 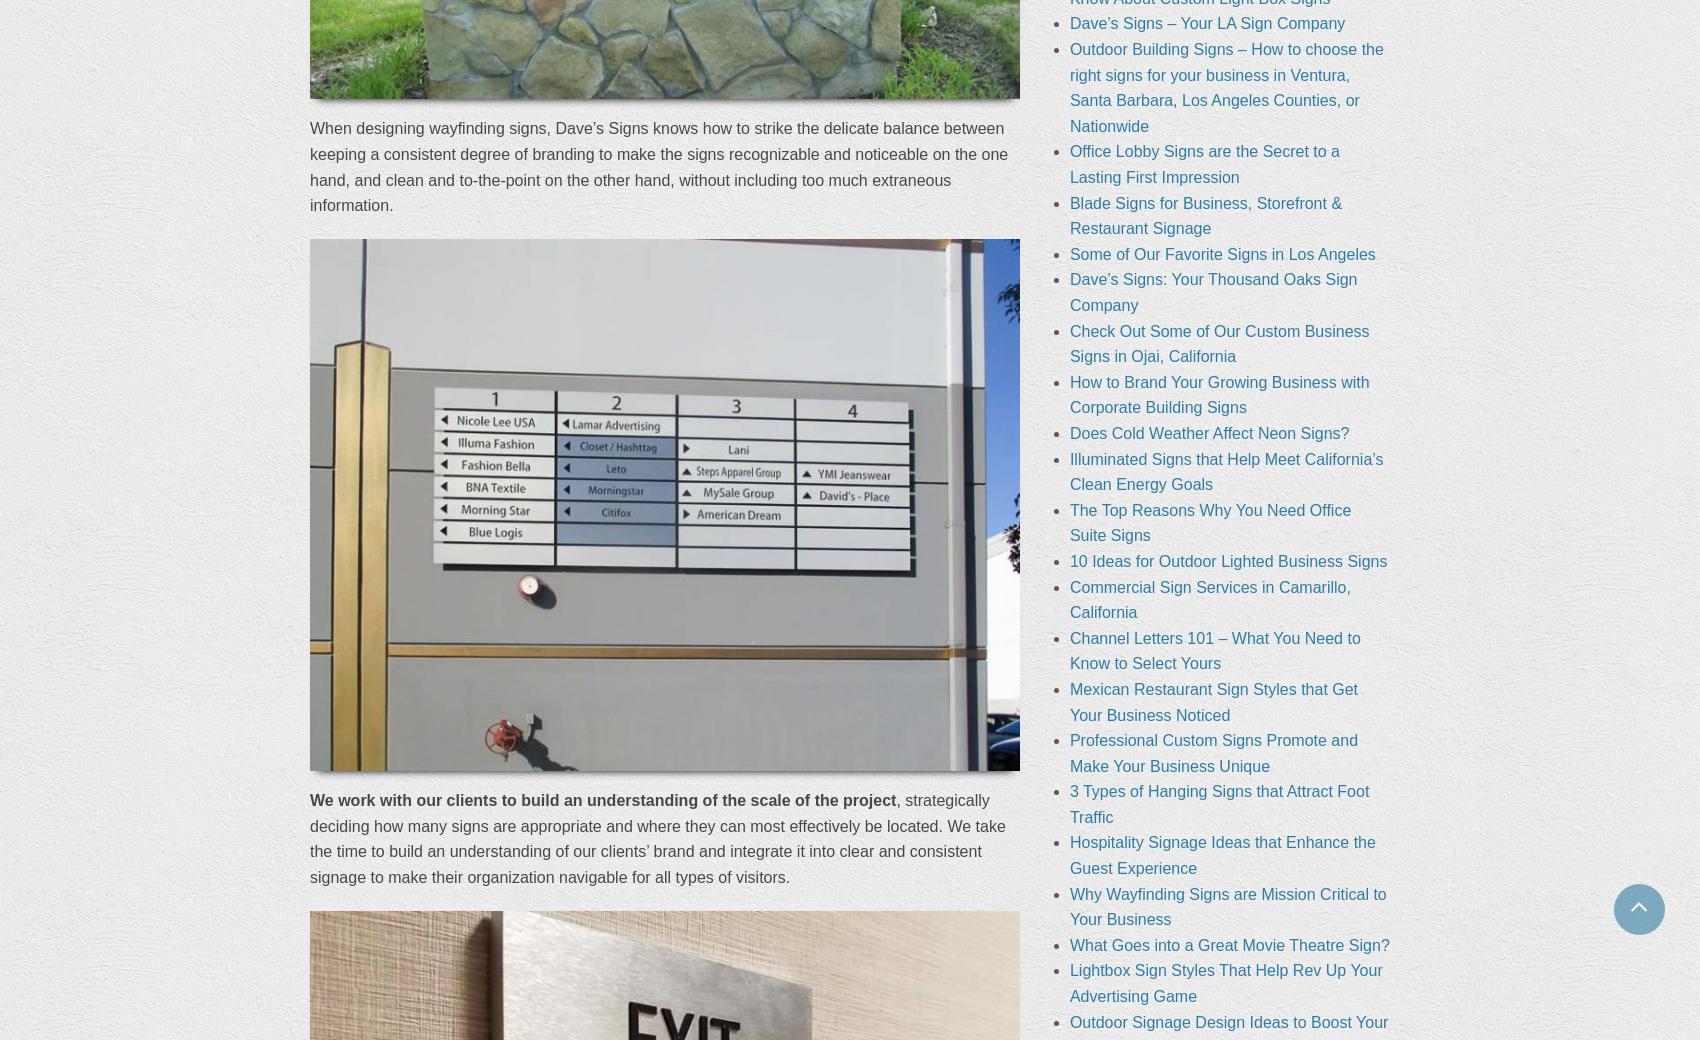 I want to click on 'Outdoor Building Signs – How to choose the right signs for your business in Ventura, Santa Barbara, Los Angeles Counties, or Nationwide', so click(x=1225, y=86).